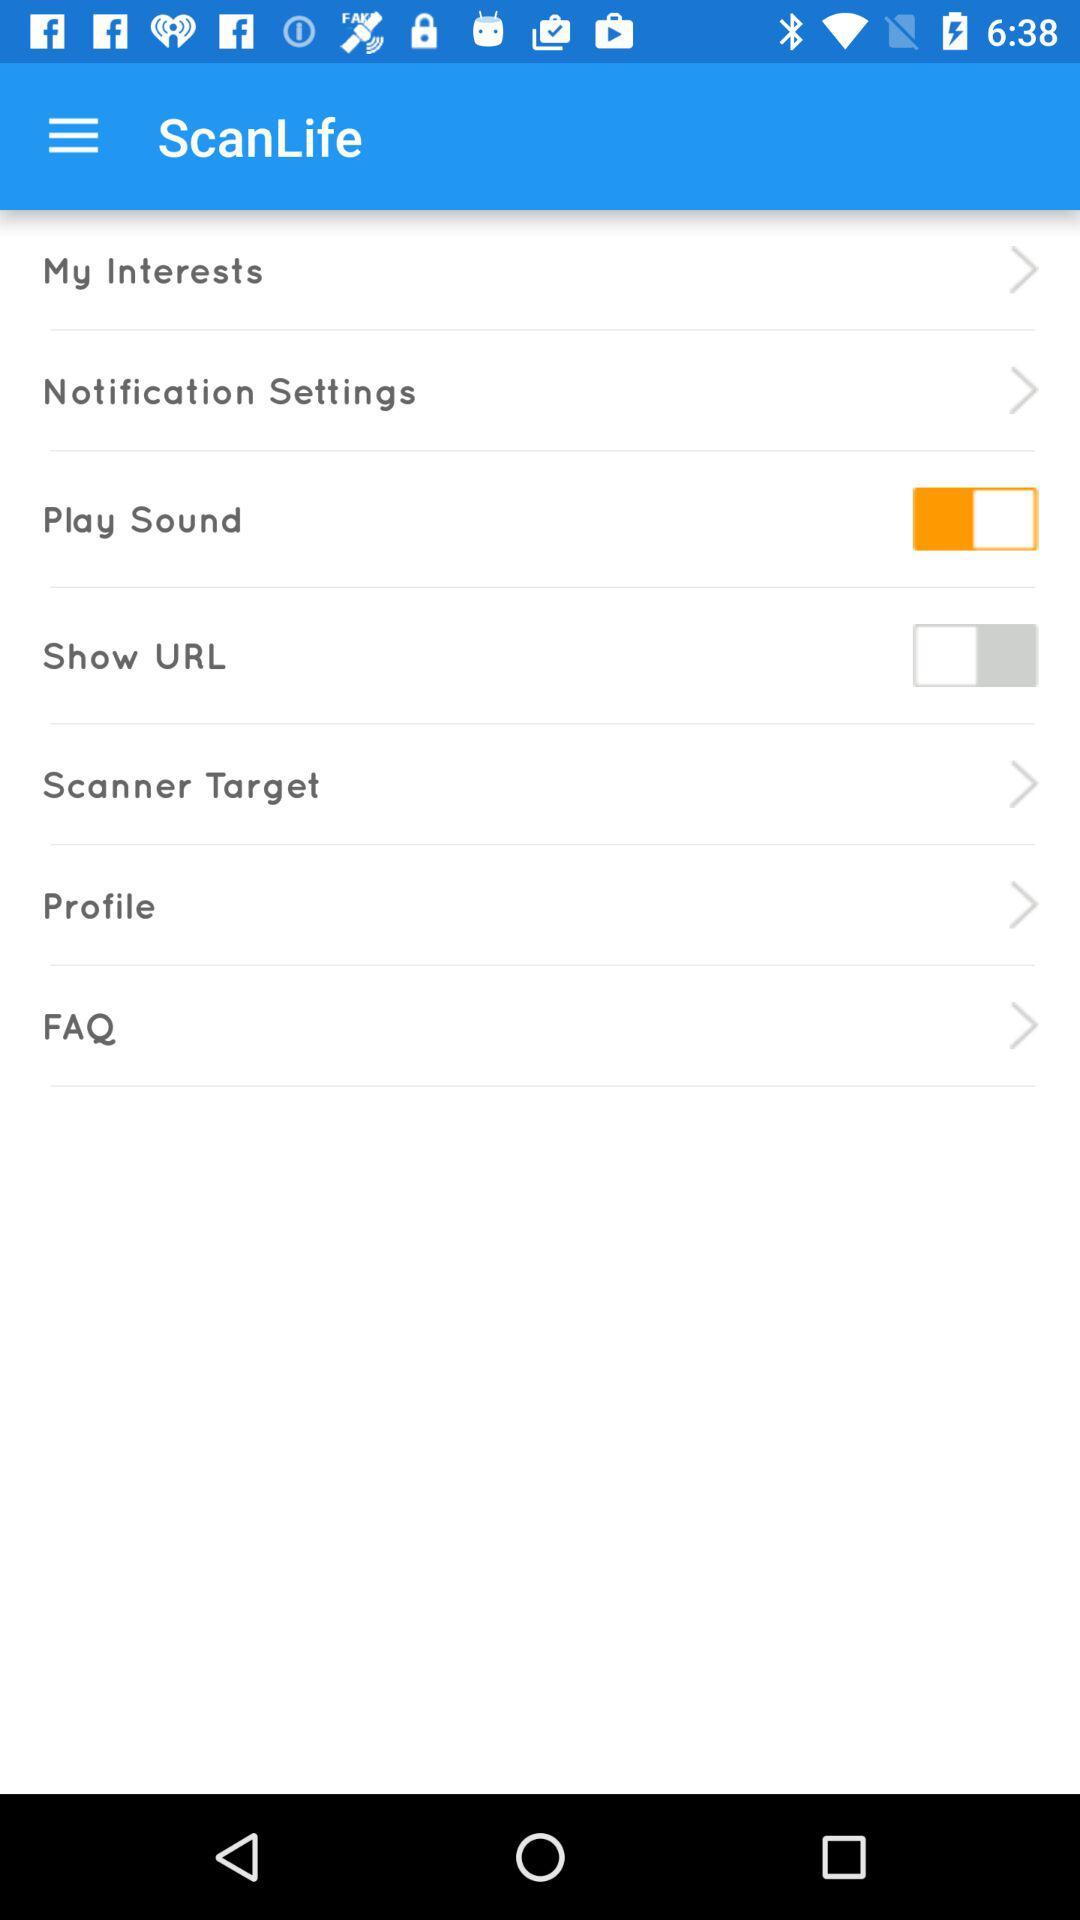 This screenshot has height=1920, width=1080. Describe the element at coordinates (974, 518) in the screenshot. I see `switch button to turn off sound` at that location.